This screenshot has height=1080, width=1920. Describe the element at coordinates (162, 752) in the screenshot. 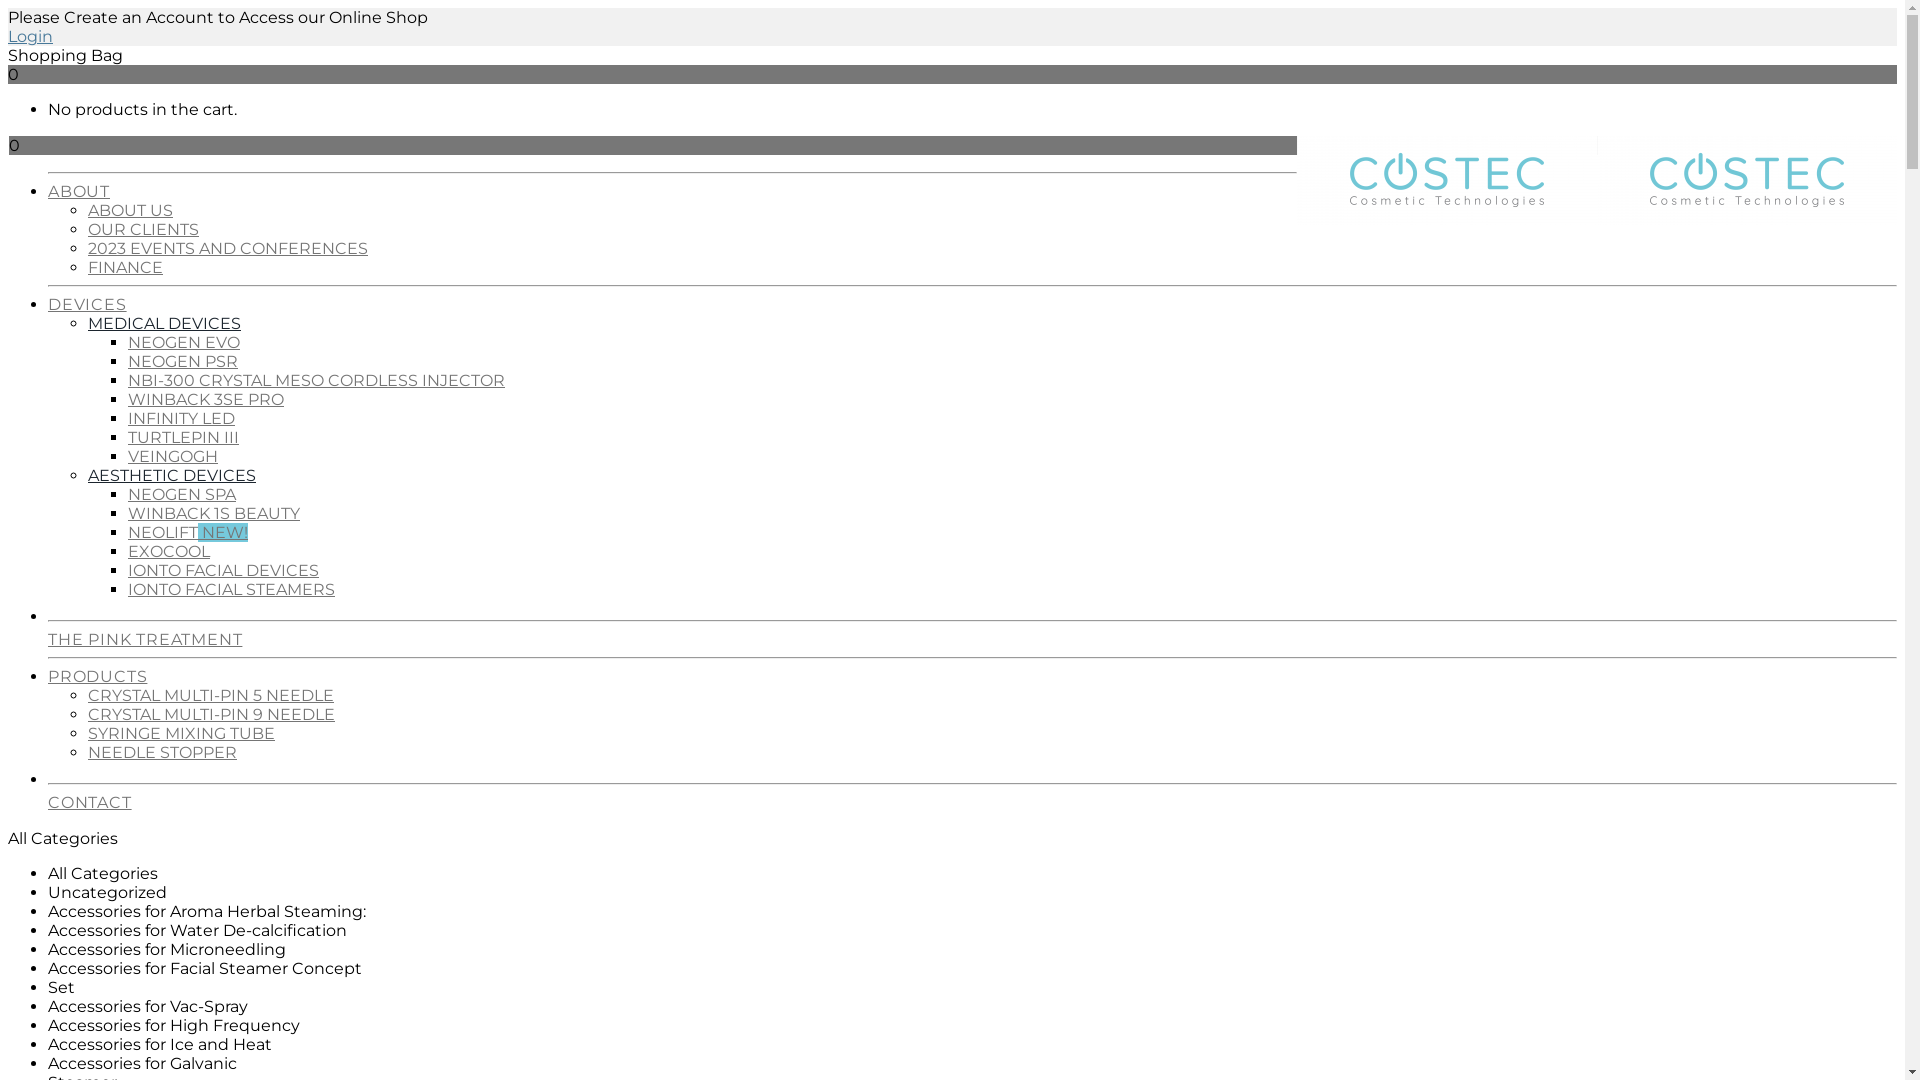

I see `'NEEDLE STOPPER'` at that location.